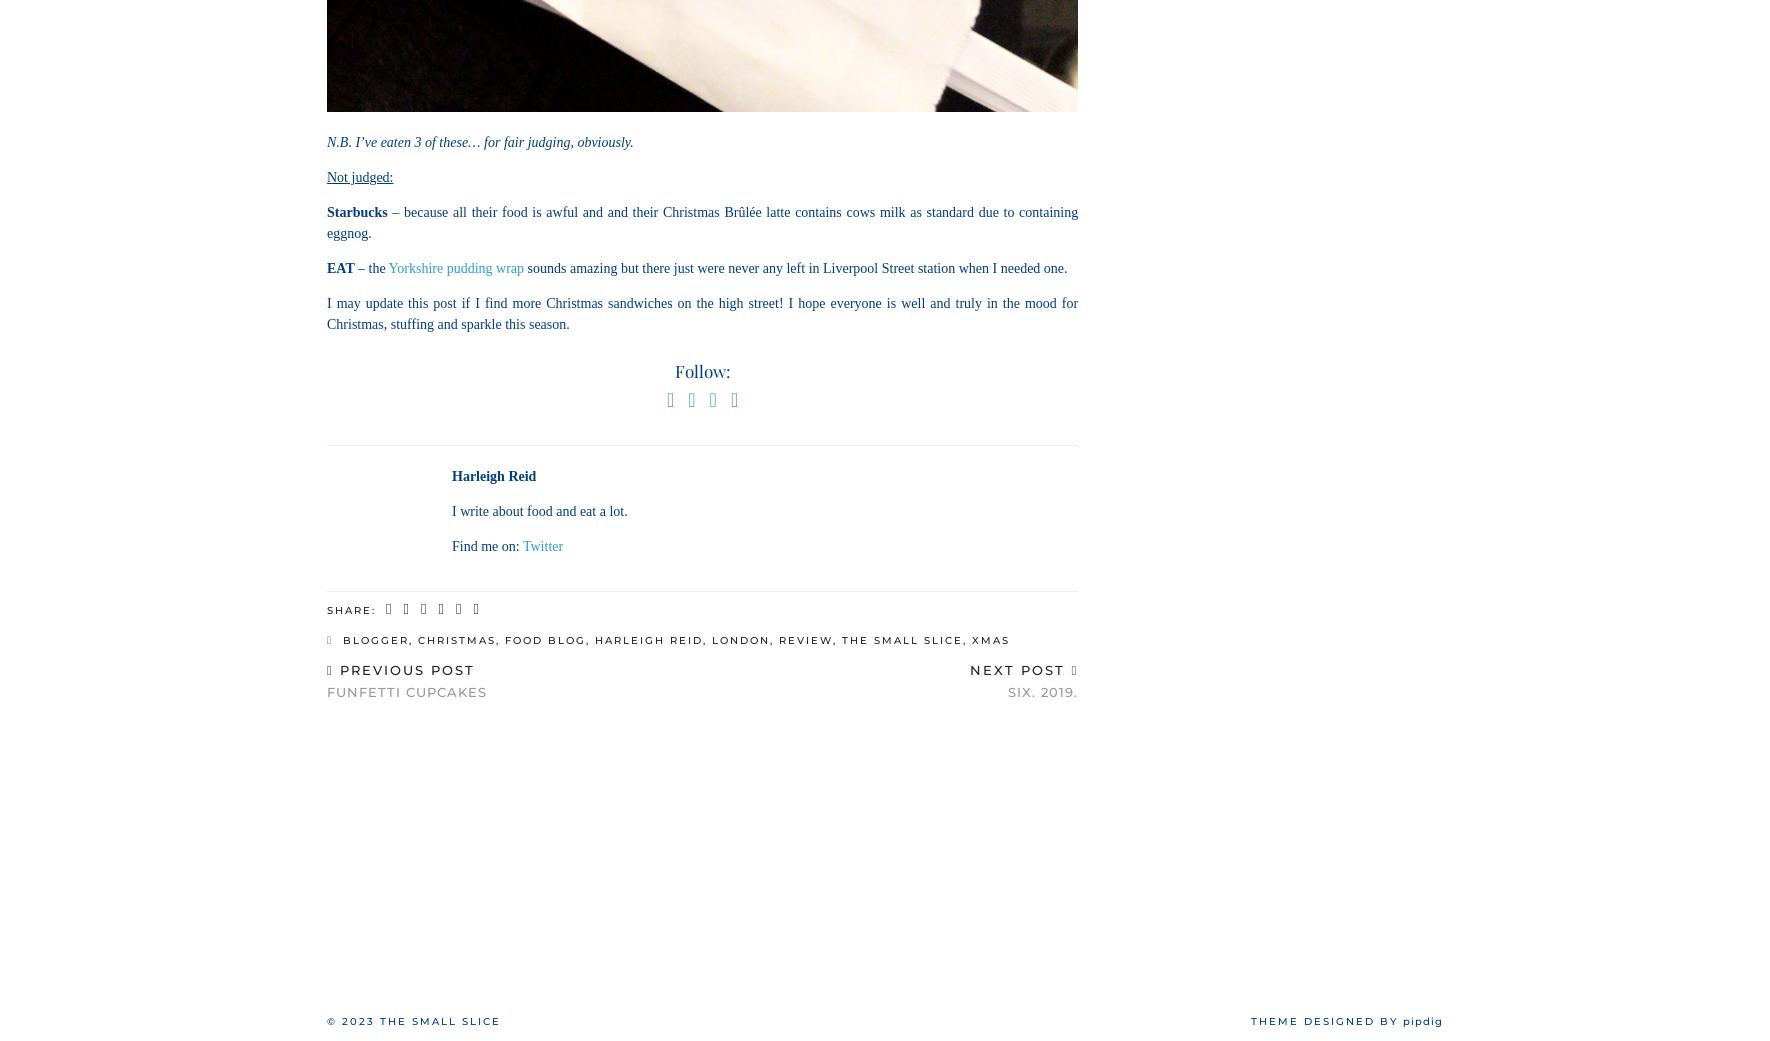  I want to click on '36', so click(124, 888).